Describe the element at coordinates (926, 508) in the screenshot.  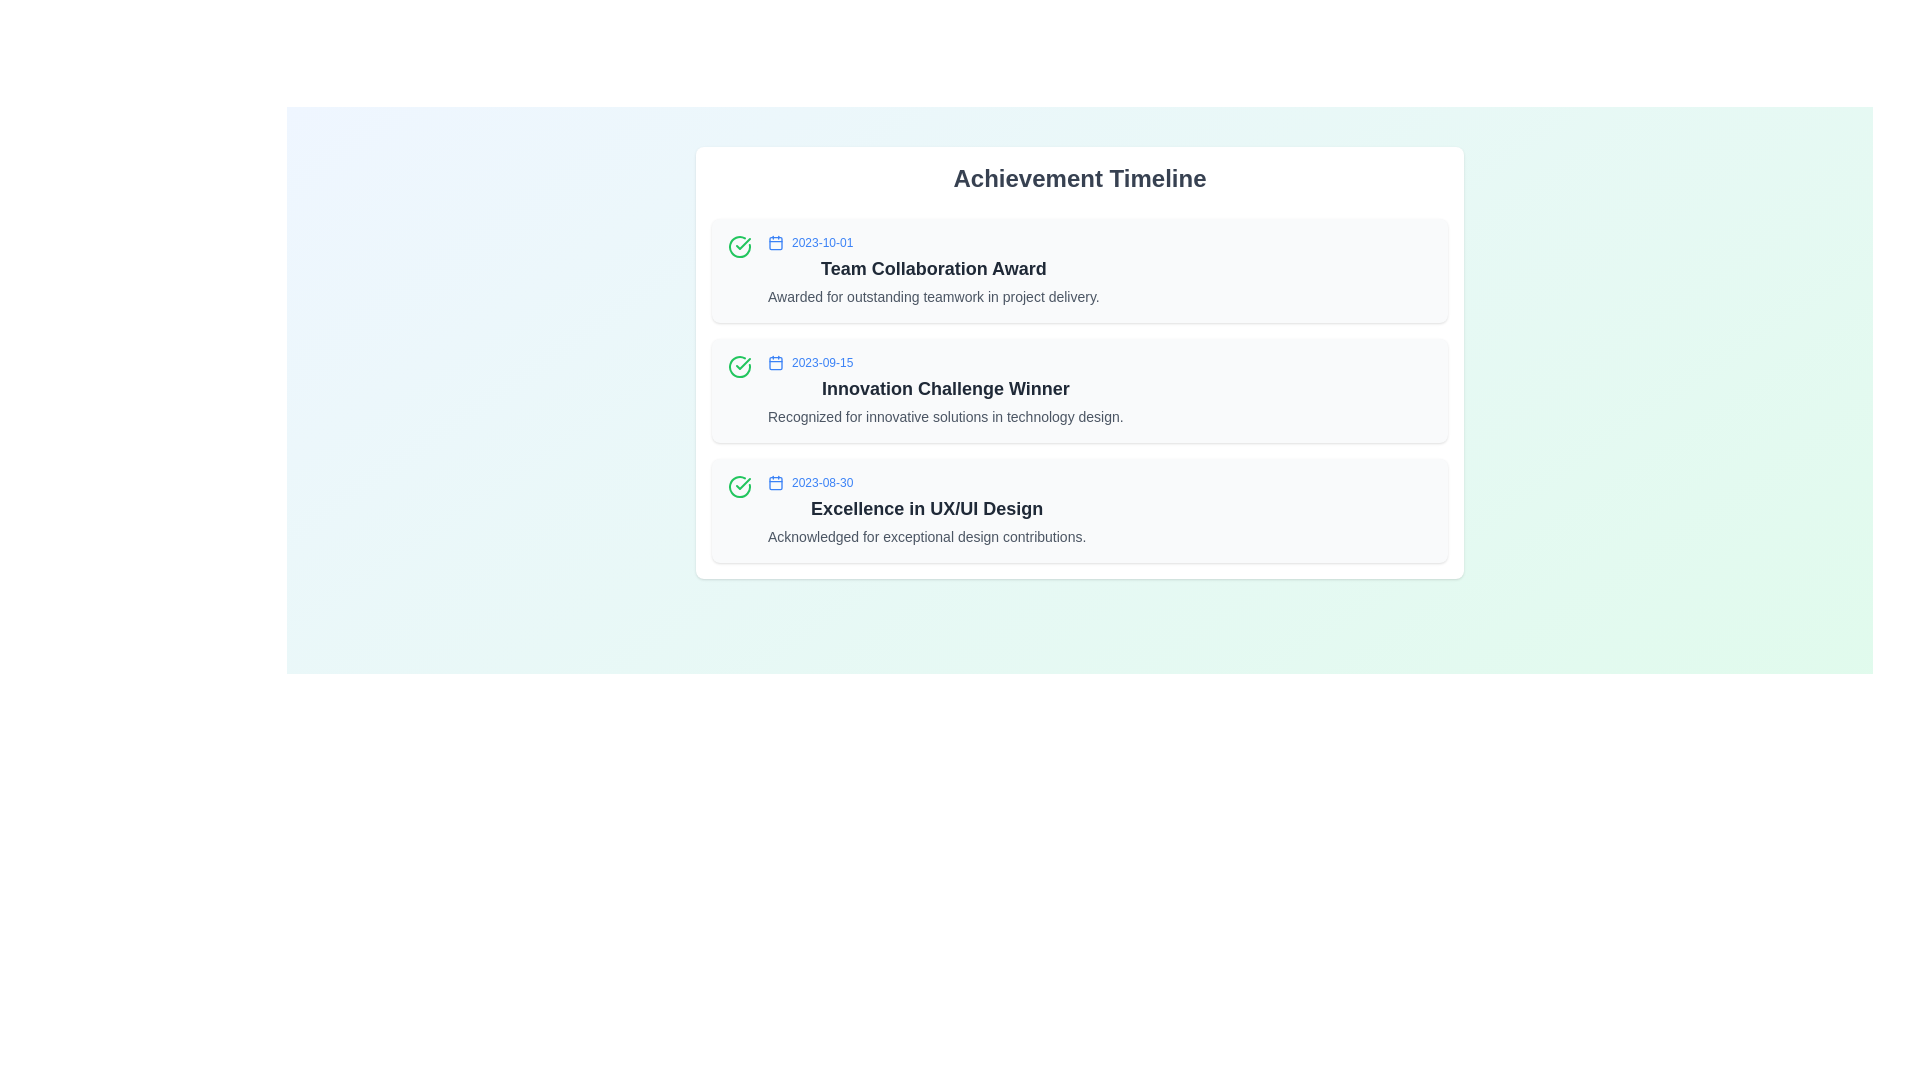
I see `text of the third title item in the achievement list, which is located between 'Innovation Challenge Winner' and 'Acknowledged for exceptional design contributions.'` at that location.